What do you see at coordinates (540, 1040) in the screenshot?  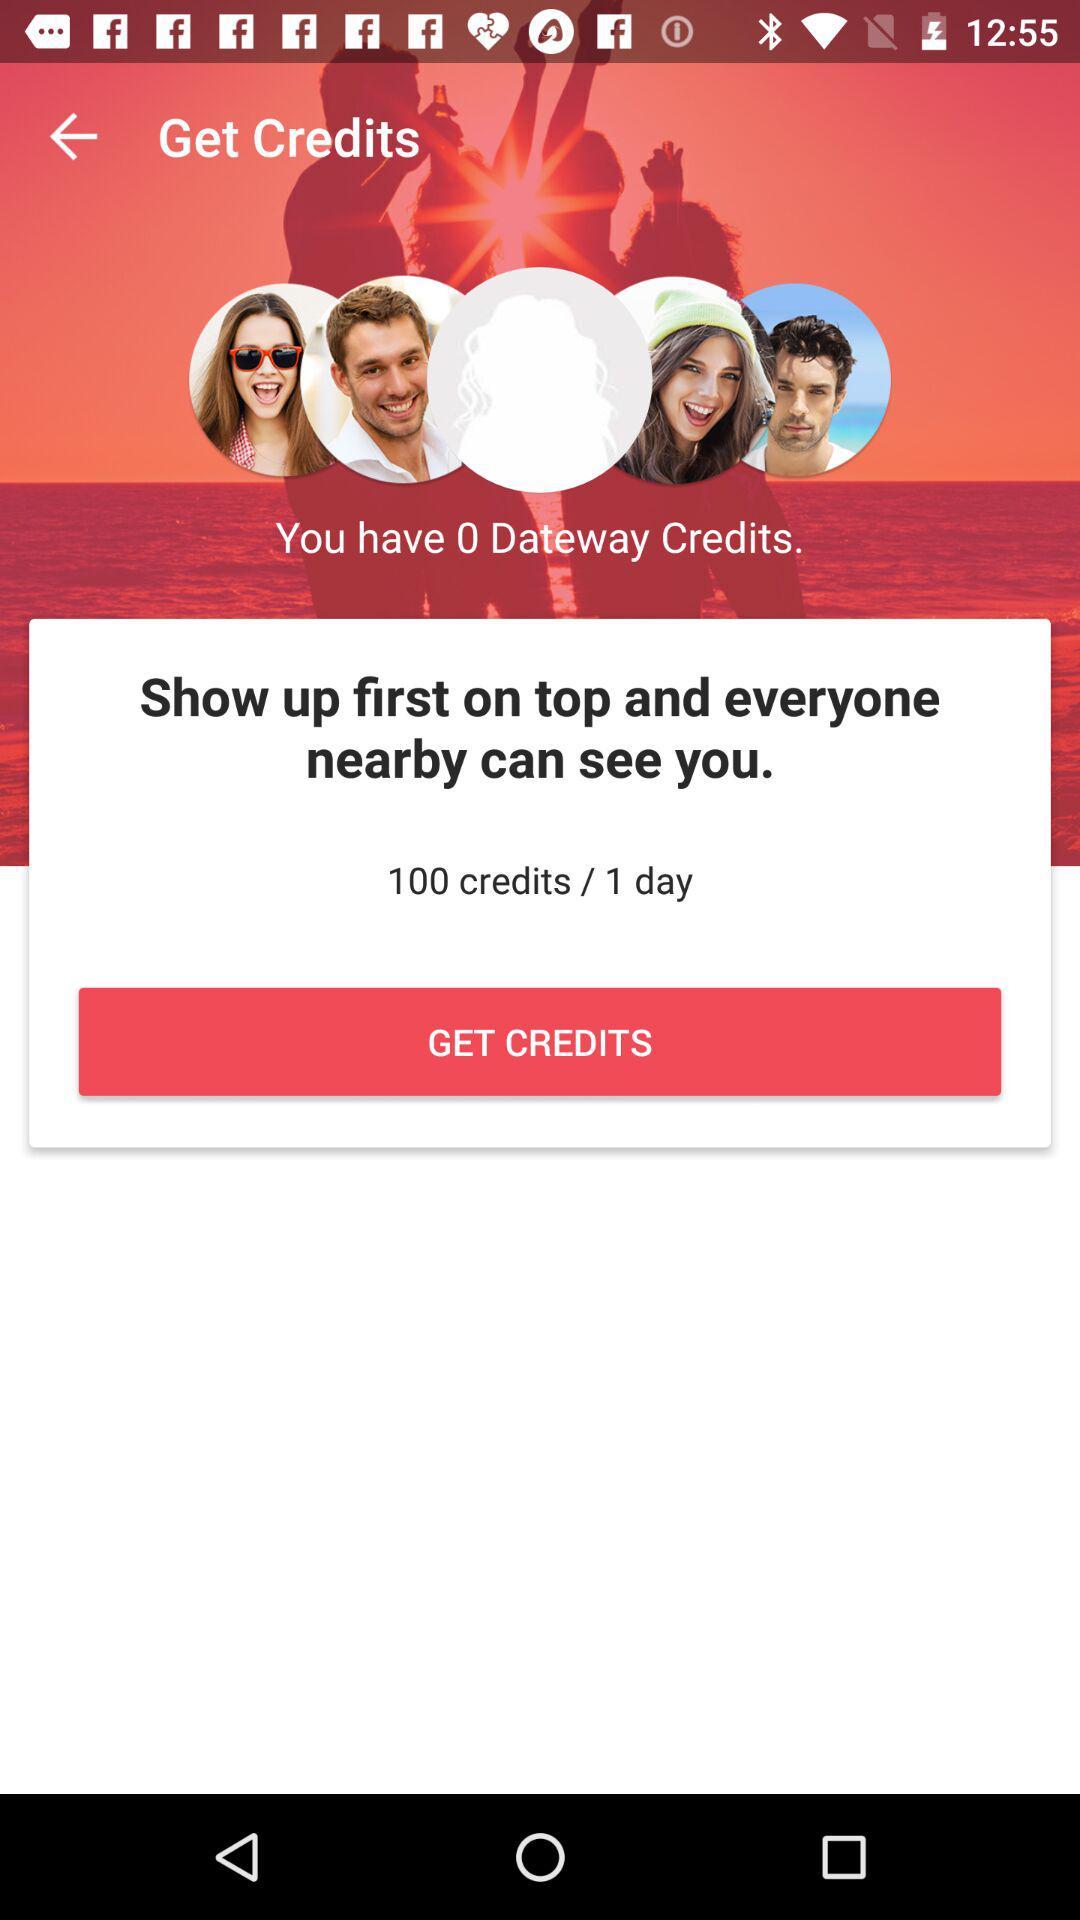 I see `tap on the button named as get credits` at bounding box center [540, 1040].